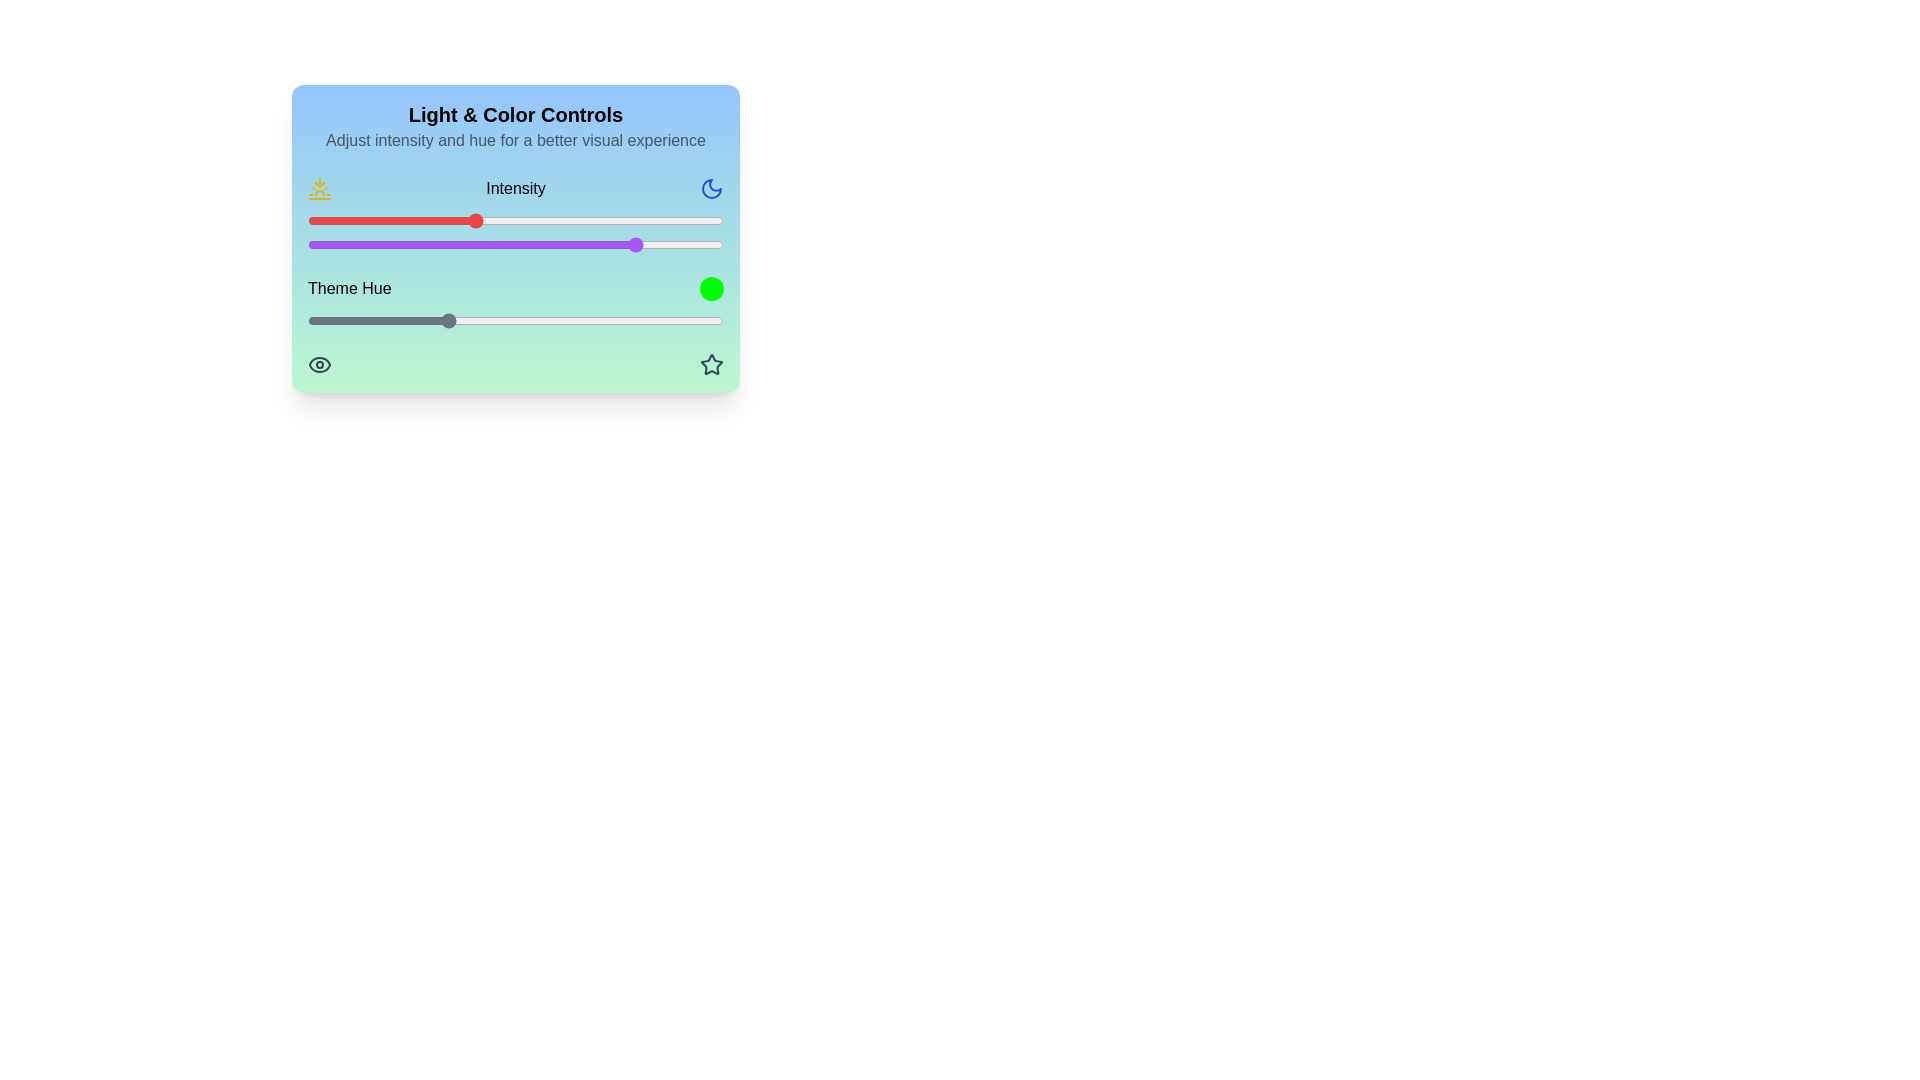 Image resolution: width=1920 pixels, height=1080 pixels. I want to click on the slider value, so click(520, 244).